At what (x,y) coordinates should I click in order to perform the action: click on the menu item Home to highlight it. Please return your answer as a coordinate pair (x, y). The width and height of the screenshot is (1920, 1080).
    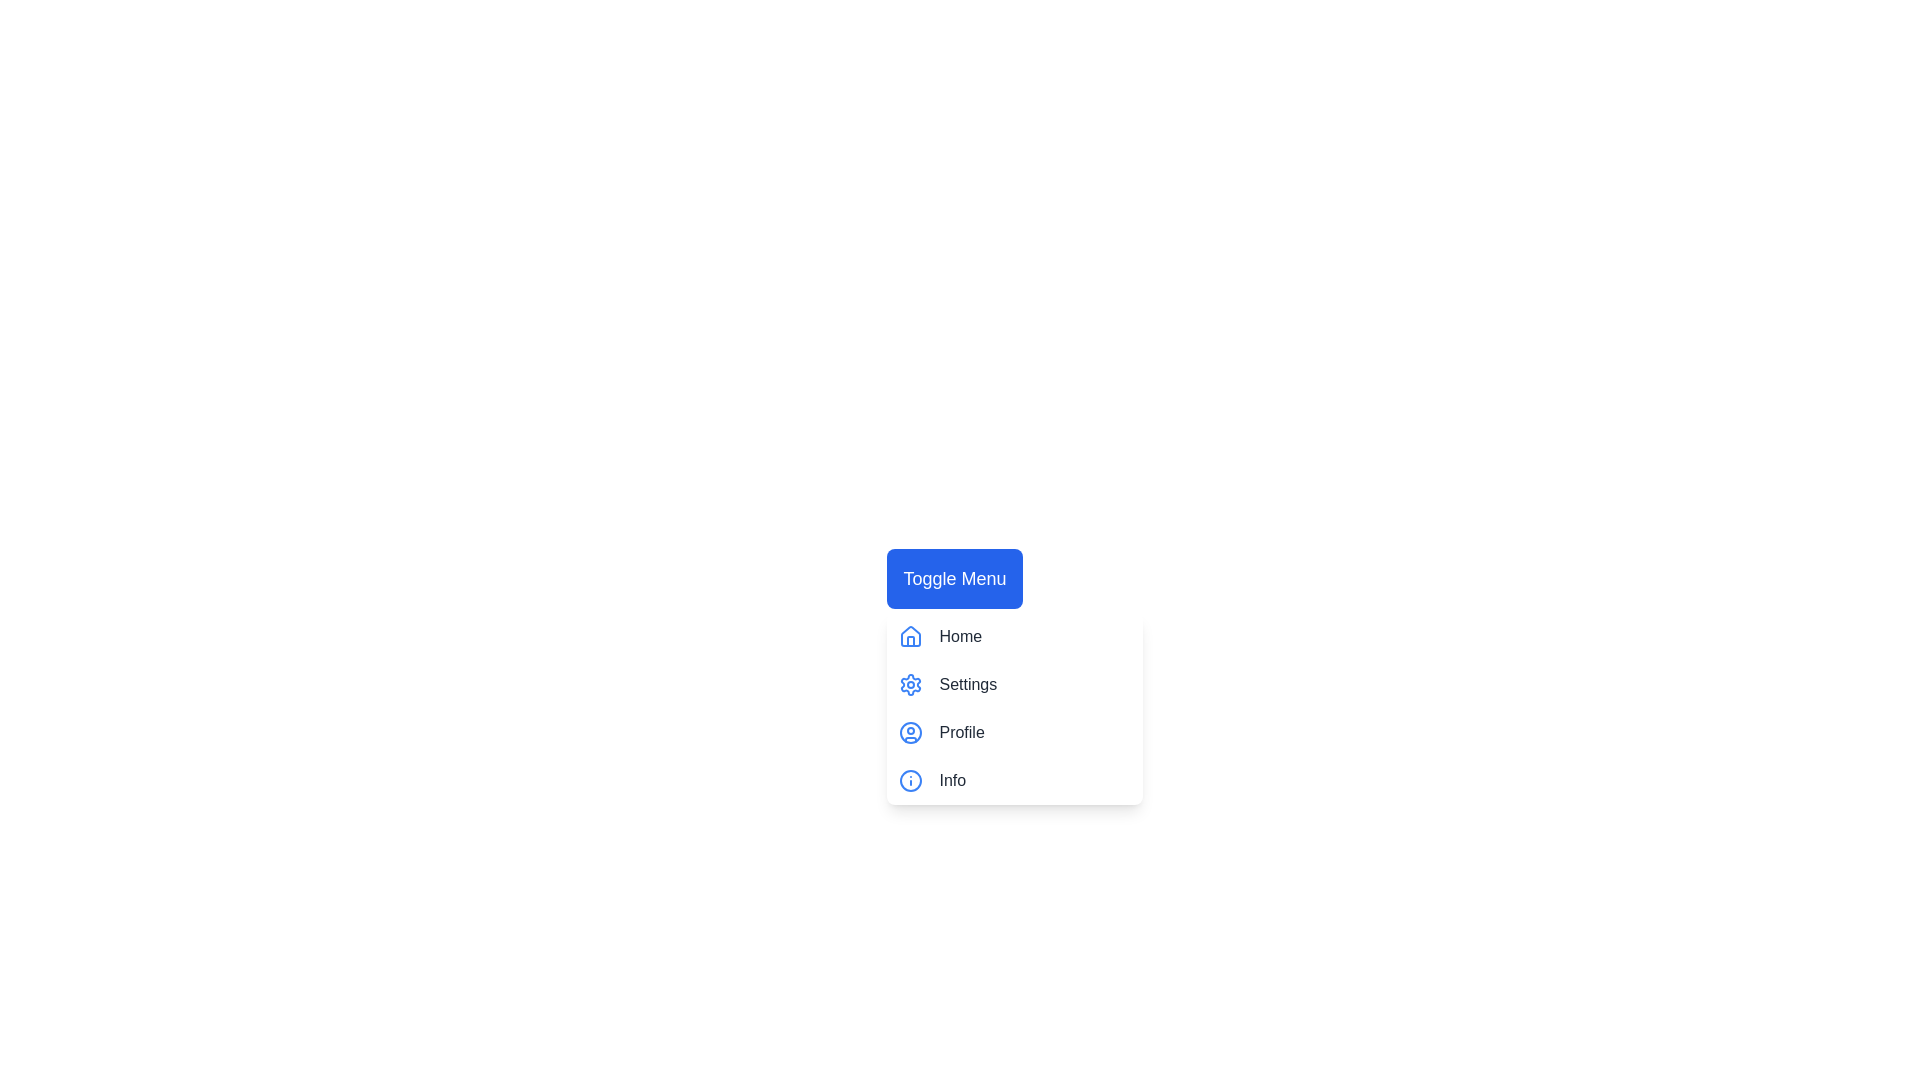
    Looking at the image, I should click on (1015, 636).